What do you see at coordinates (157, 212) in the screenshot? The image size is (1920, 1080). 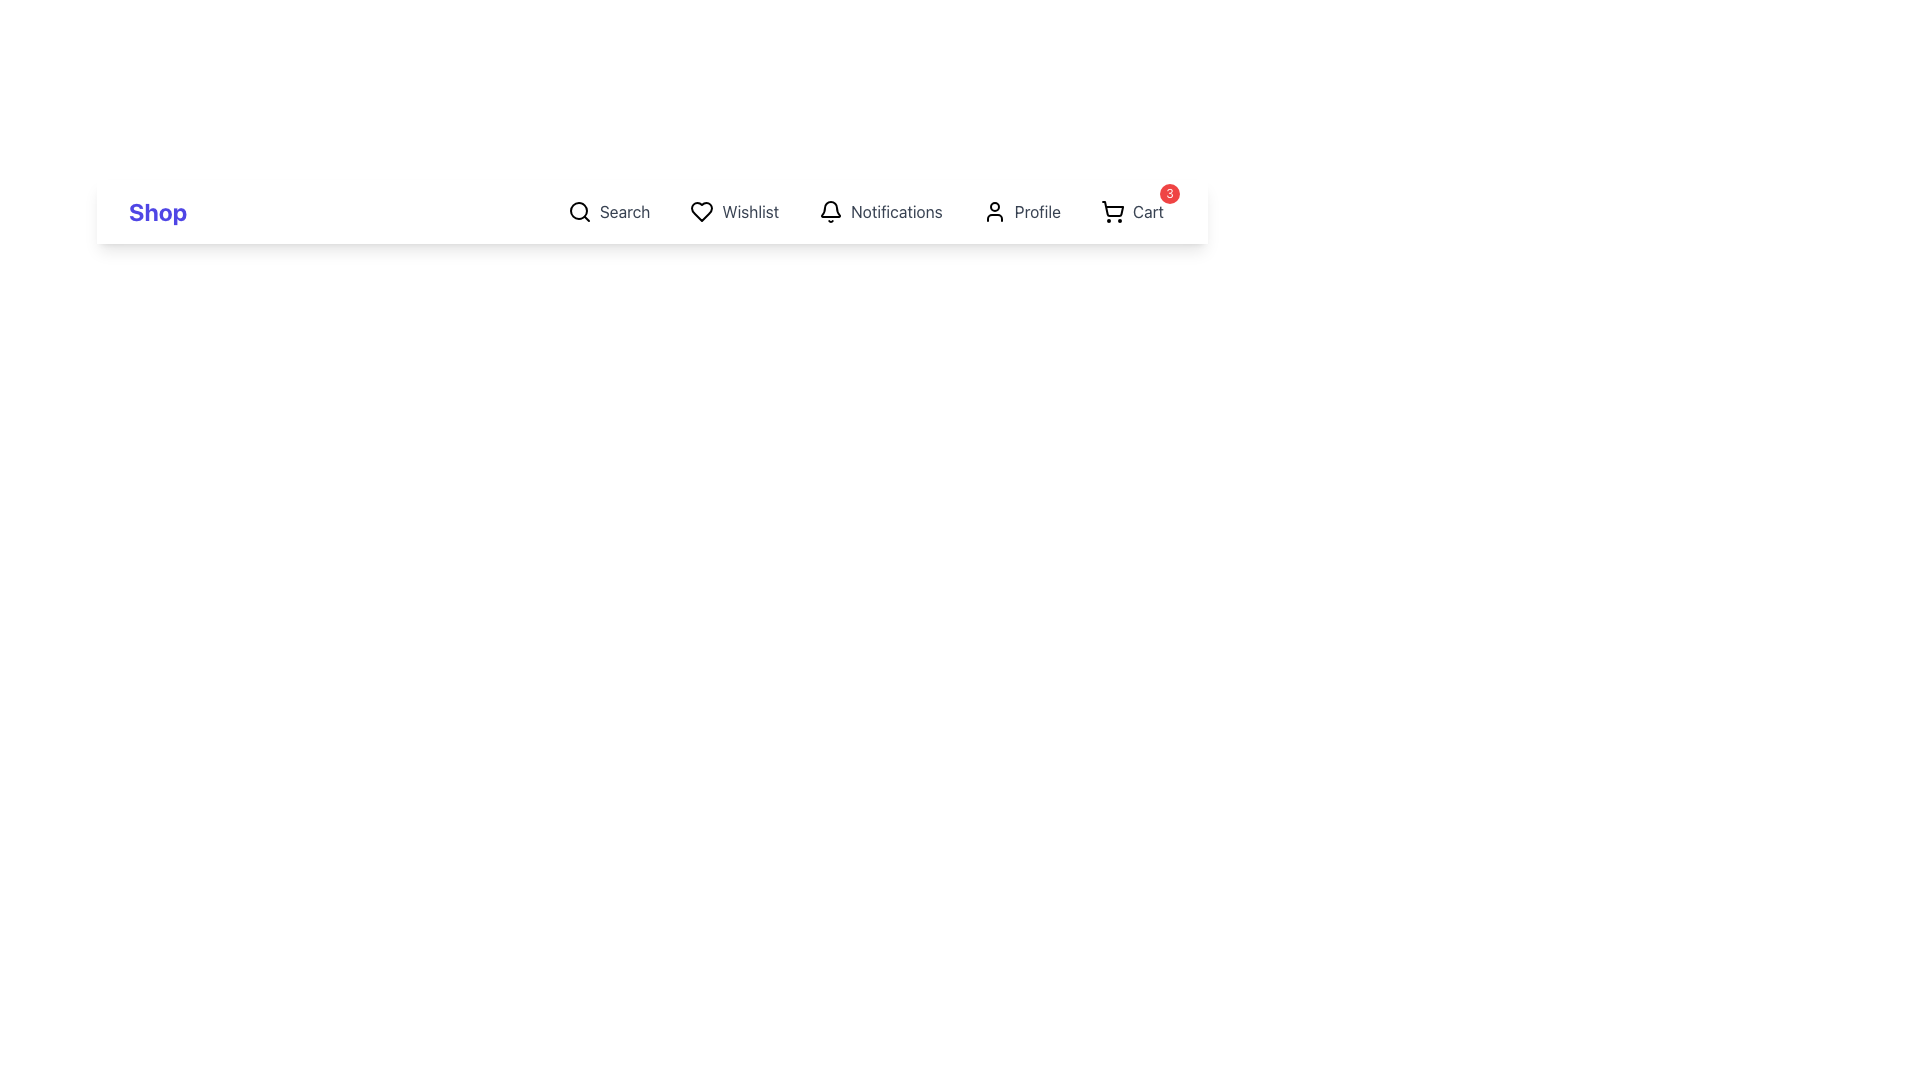 I see `the standalone text label or link in the header section` at bounding box center [157, 212].